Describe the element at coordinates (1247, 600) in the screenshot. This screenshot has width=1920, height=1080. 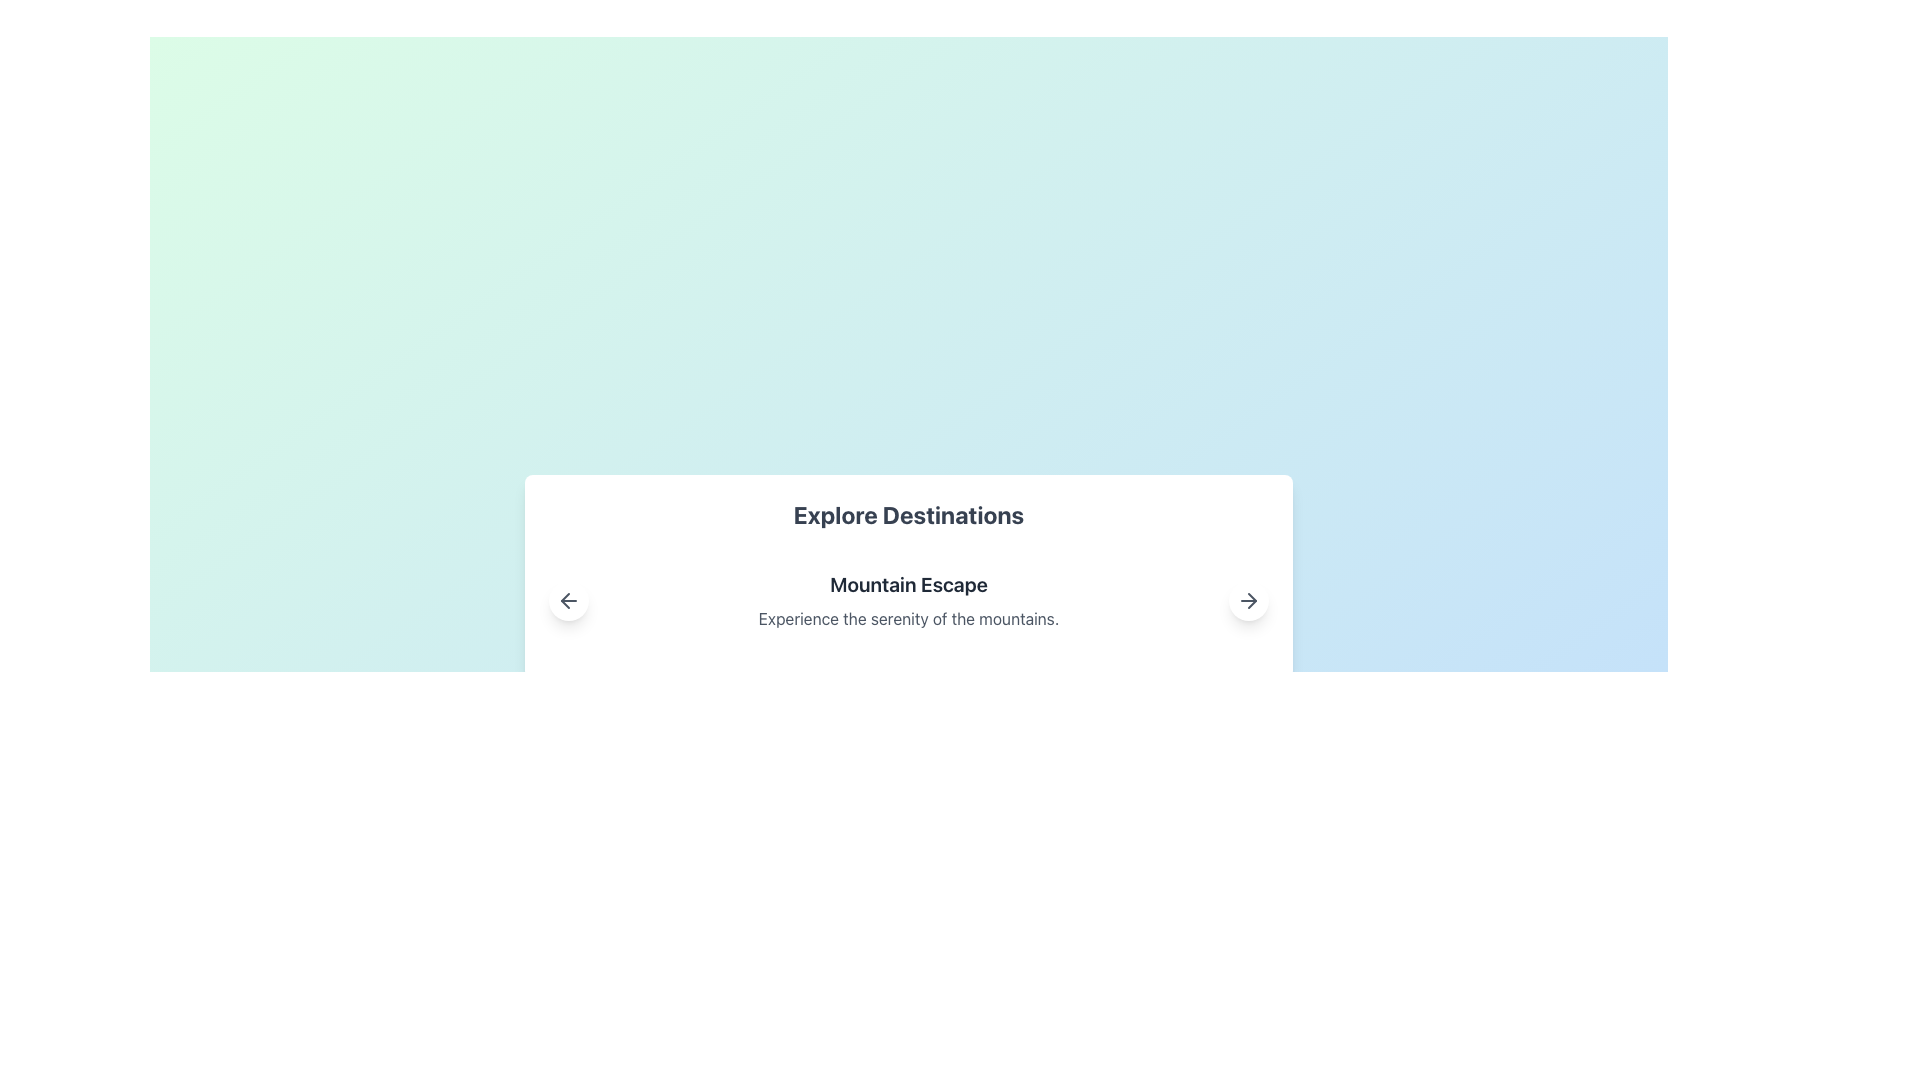
I see `the rightward pointing arrow icon within the circular button` at that location.